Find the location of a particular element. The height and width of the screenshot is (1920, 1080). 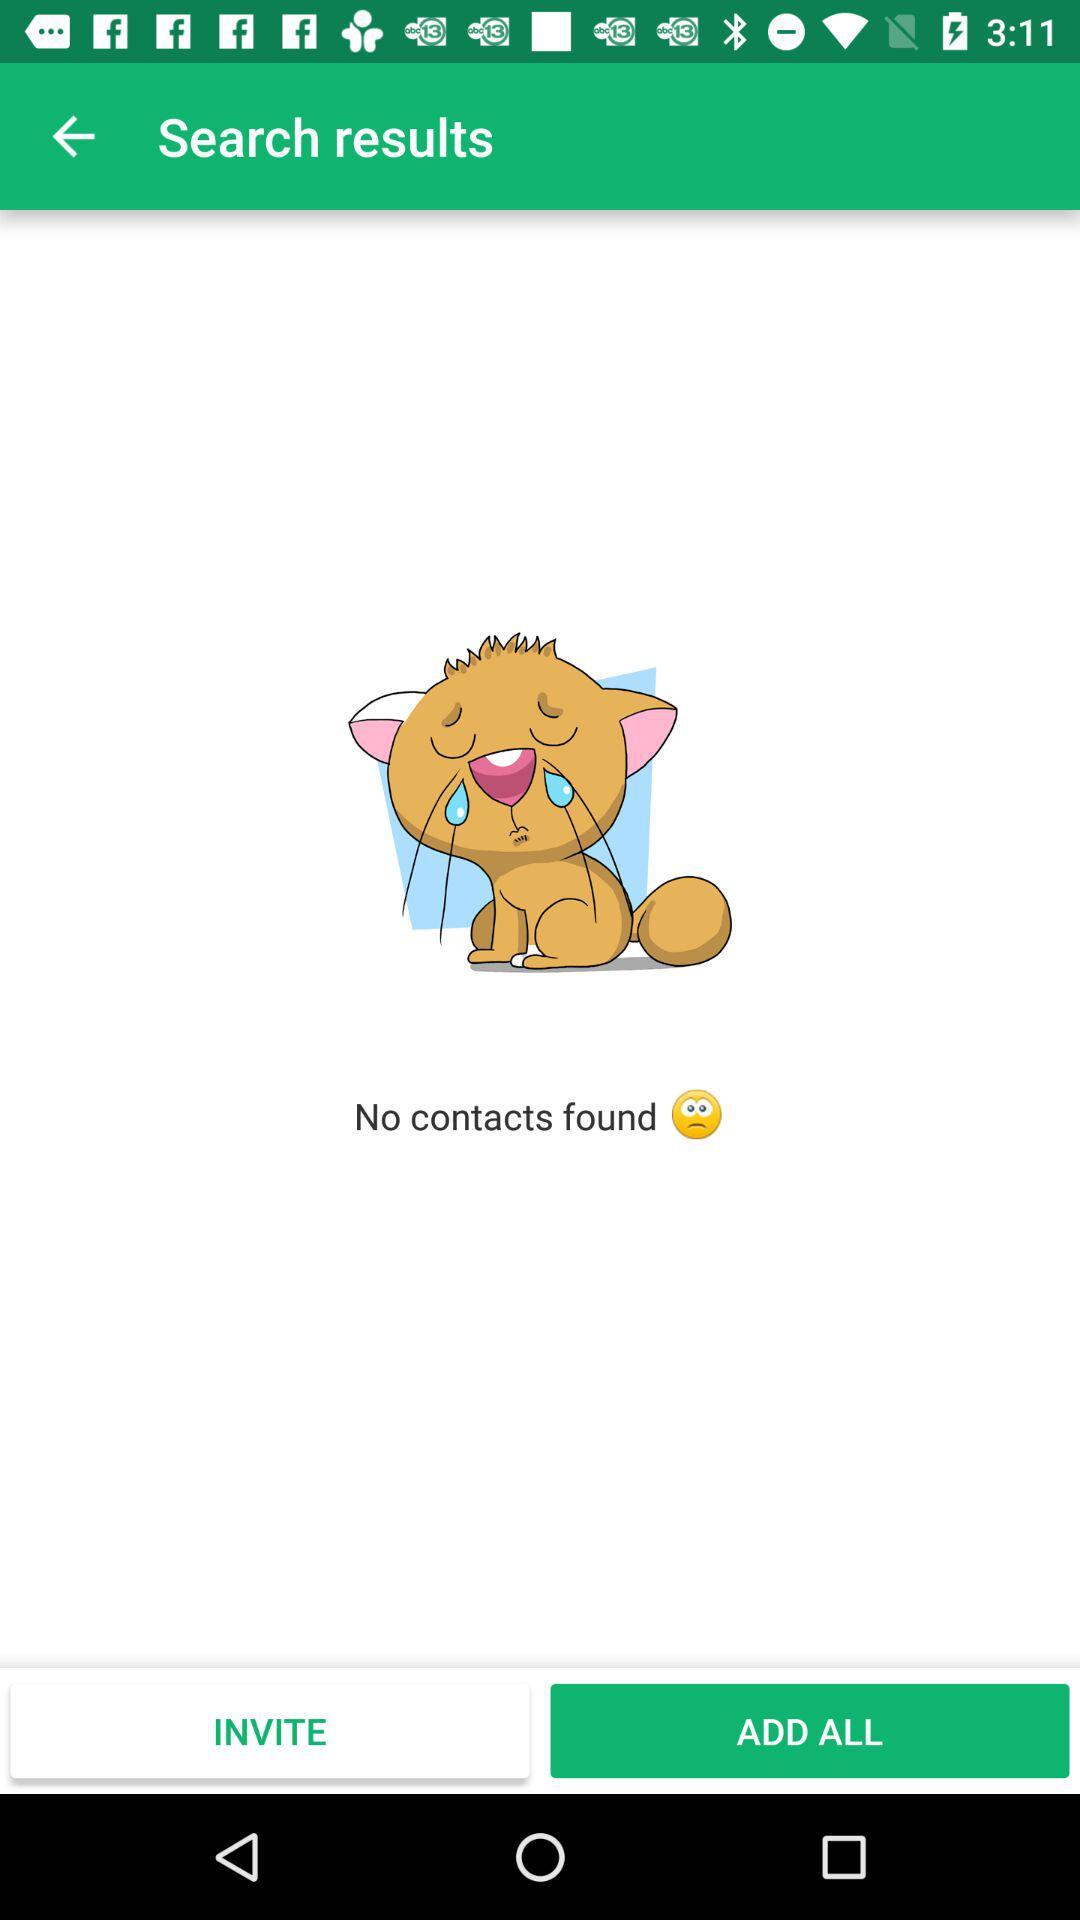

the icon next to add all item is located at coordinates (270, 1730).